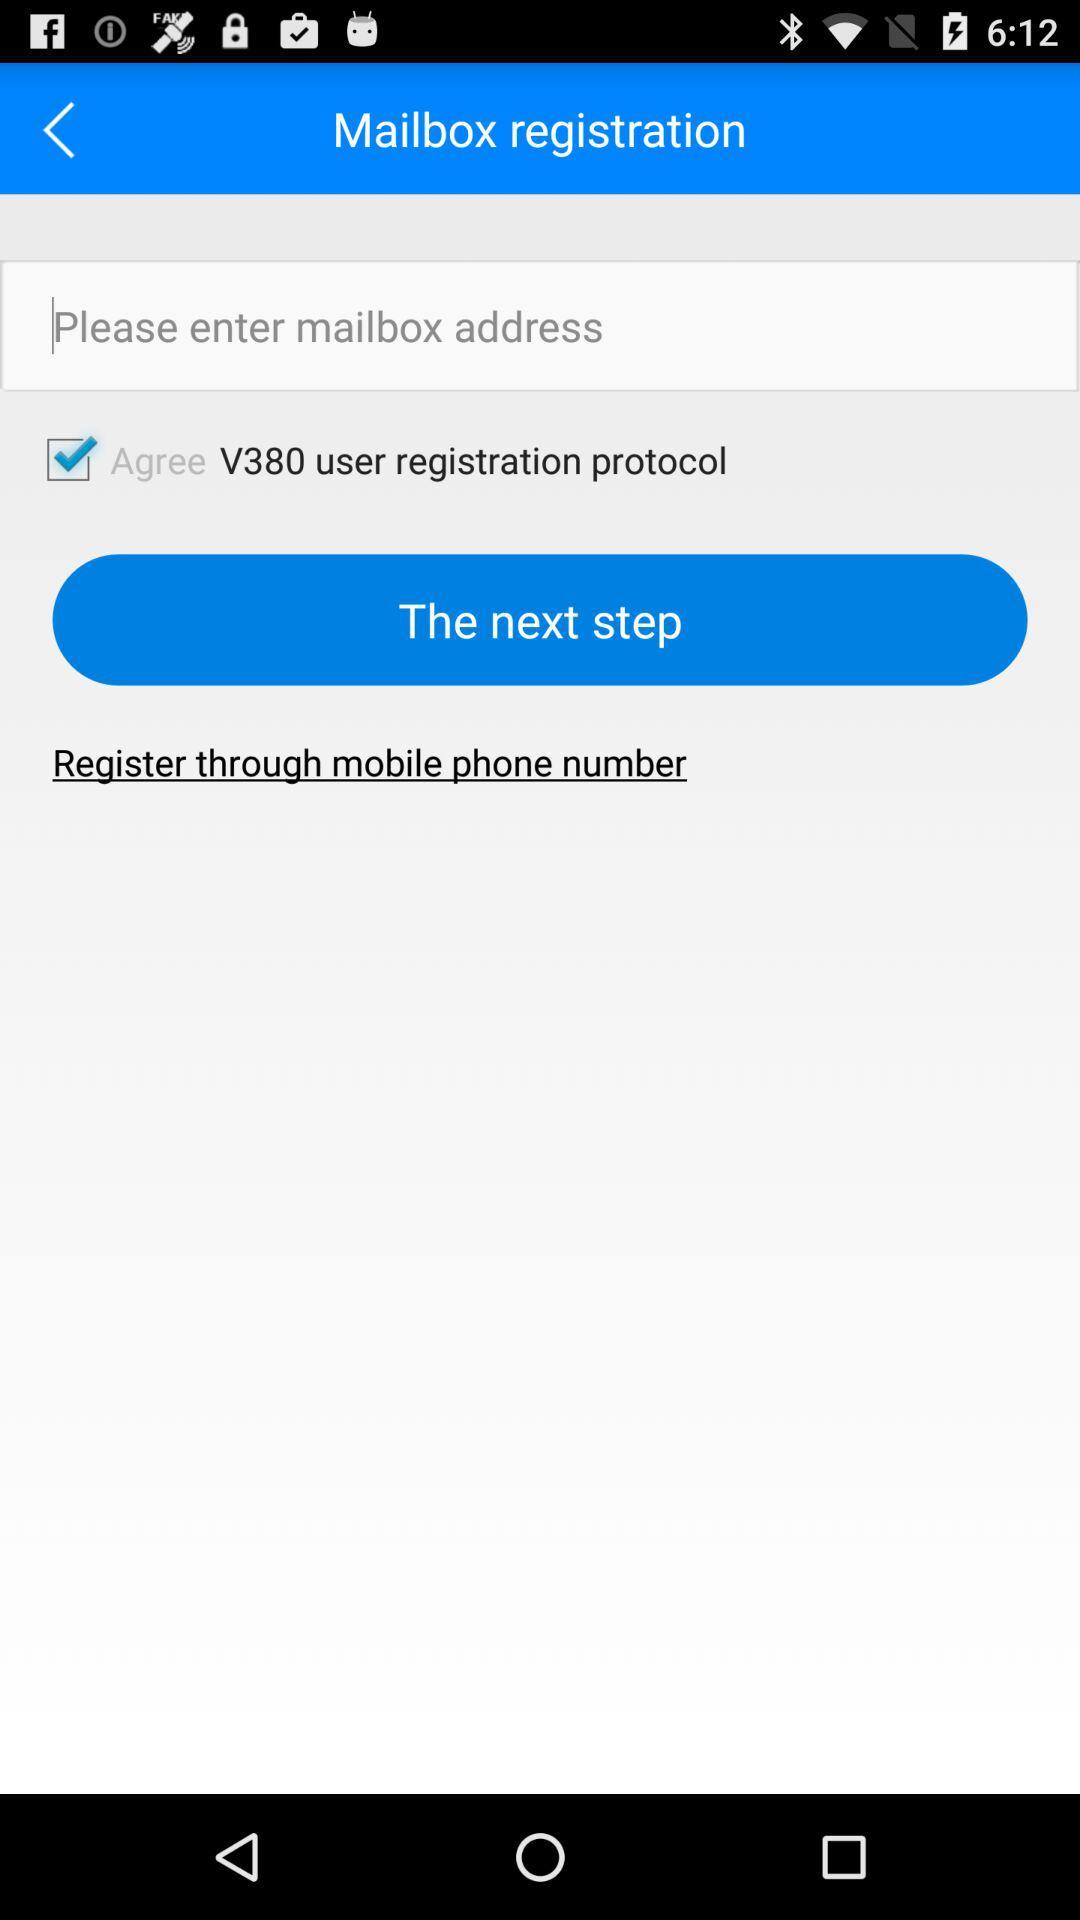  What do you see at coordinates (64, 136) in the screenshot?
I see `the arrow_backward icon` at bounding box center [64, 136].